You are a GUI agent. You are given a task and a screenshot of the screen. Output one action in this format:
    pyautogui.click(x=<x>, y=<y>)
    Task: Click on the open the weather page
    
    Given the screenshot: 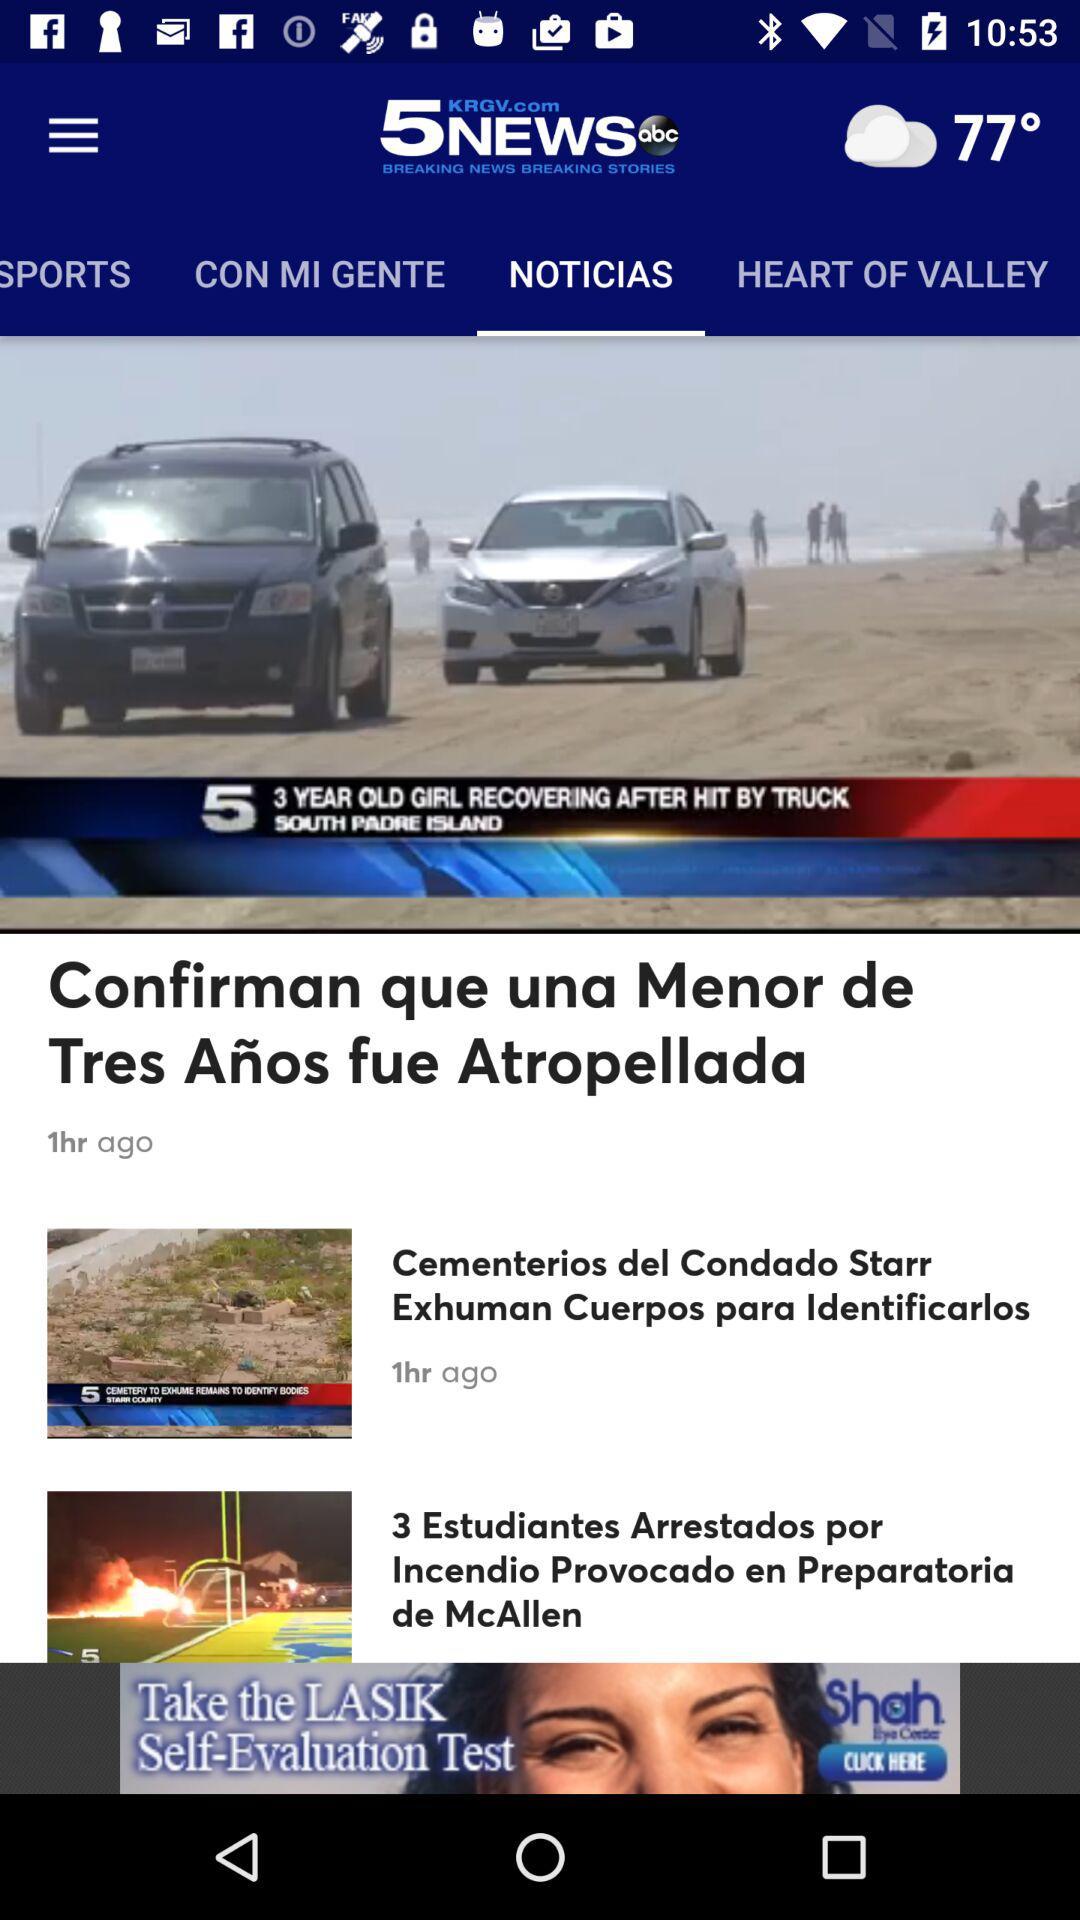 What is the action you would take?
    pyautogui.click(x=889, y=135)
    